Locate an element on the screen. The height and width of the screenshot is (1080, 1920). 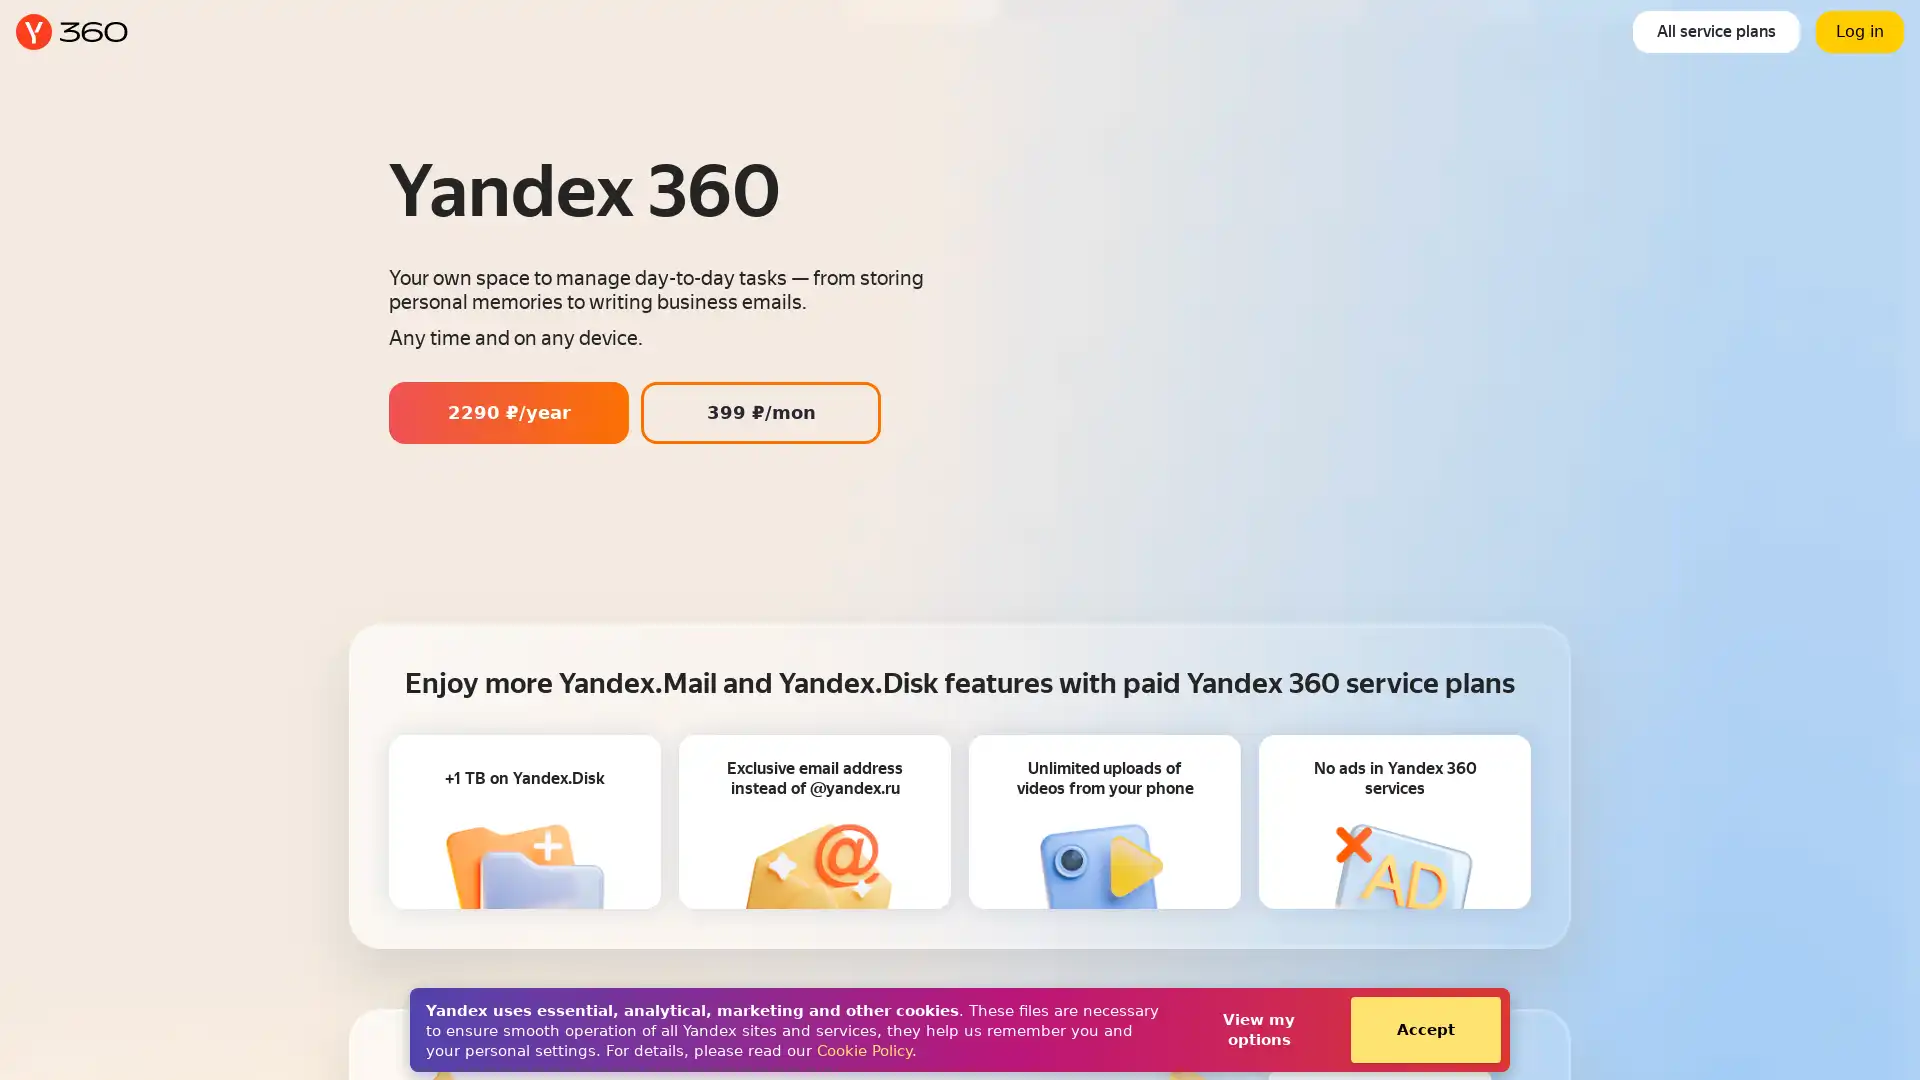
399 /mon is located at coordinates (760, 411).